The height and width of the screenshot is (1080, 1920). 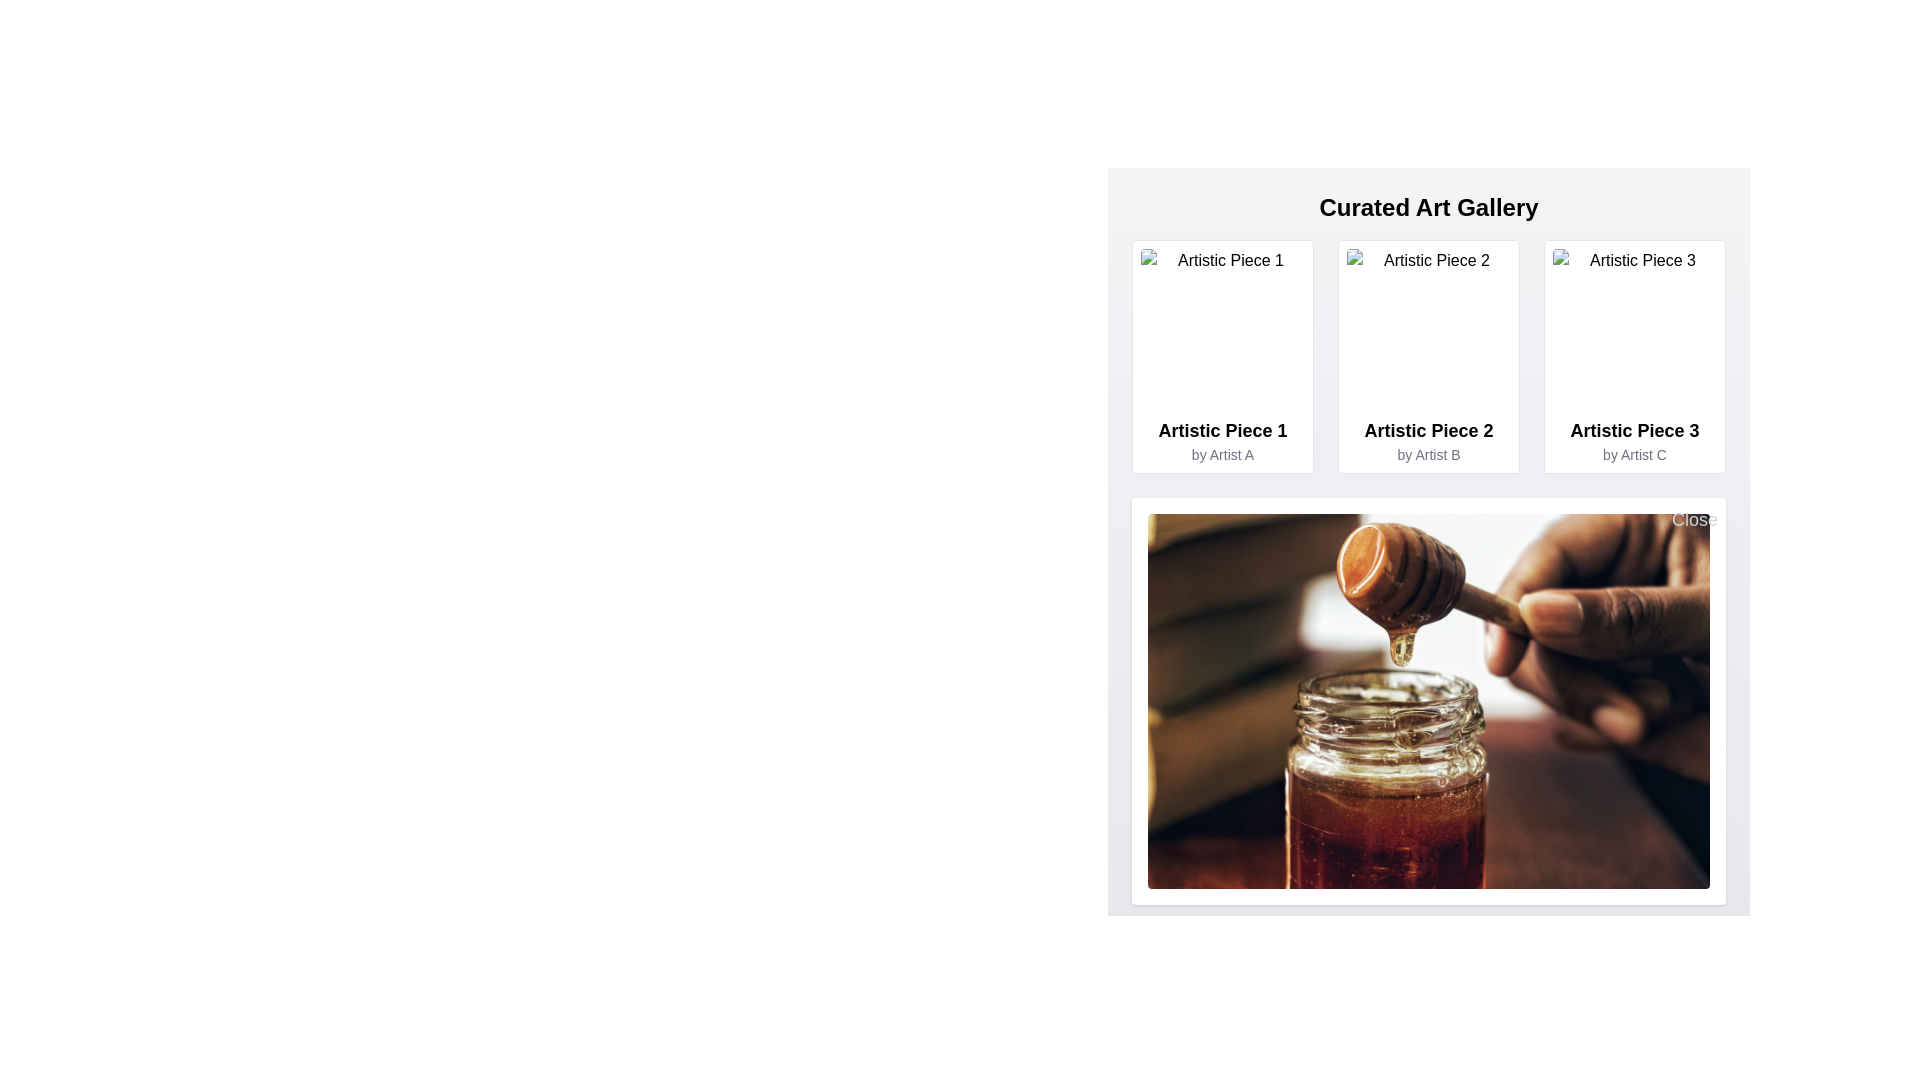 I want to click on the text display element that shows the title 'Artistic Piece 2' and subtitle 'by Artist B', located under the image in the second card of the grid layout in the 'Curated Art Gallery' section, so click(x=1428, y=439).